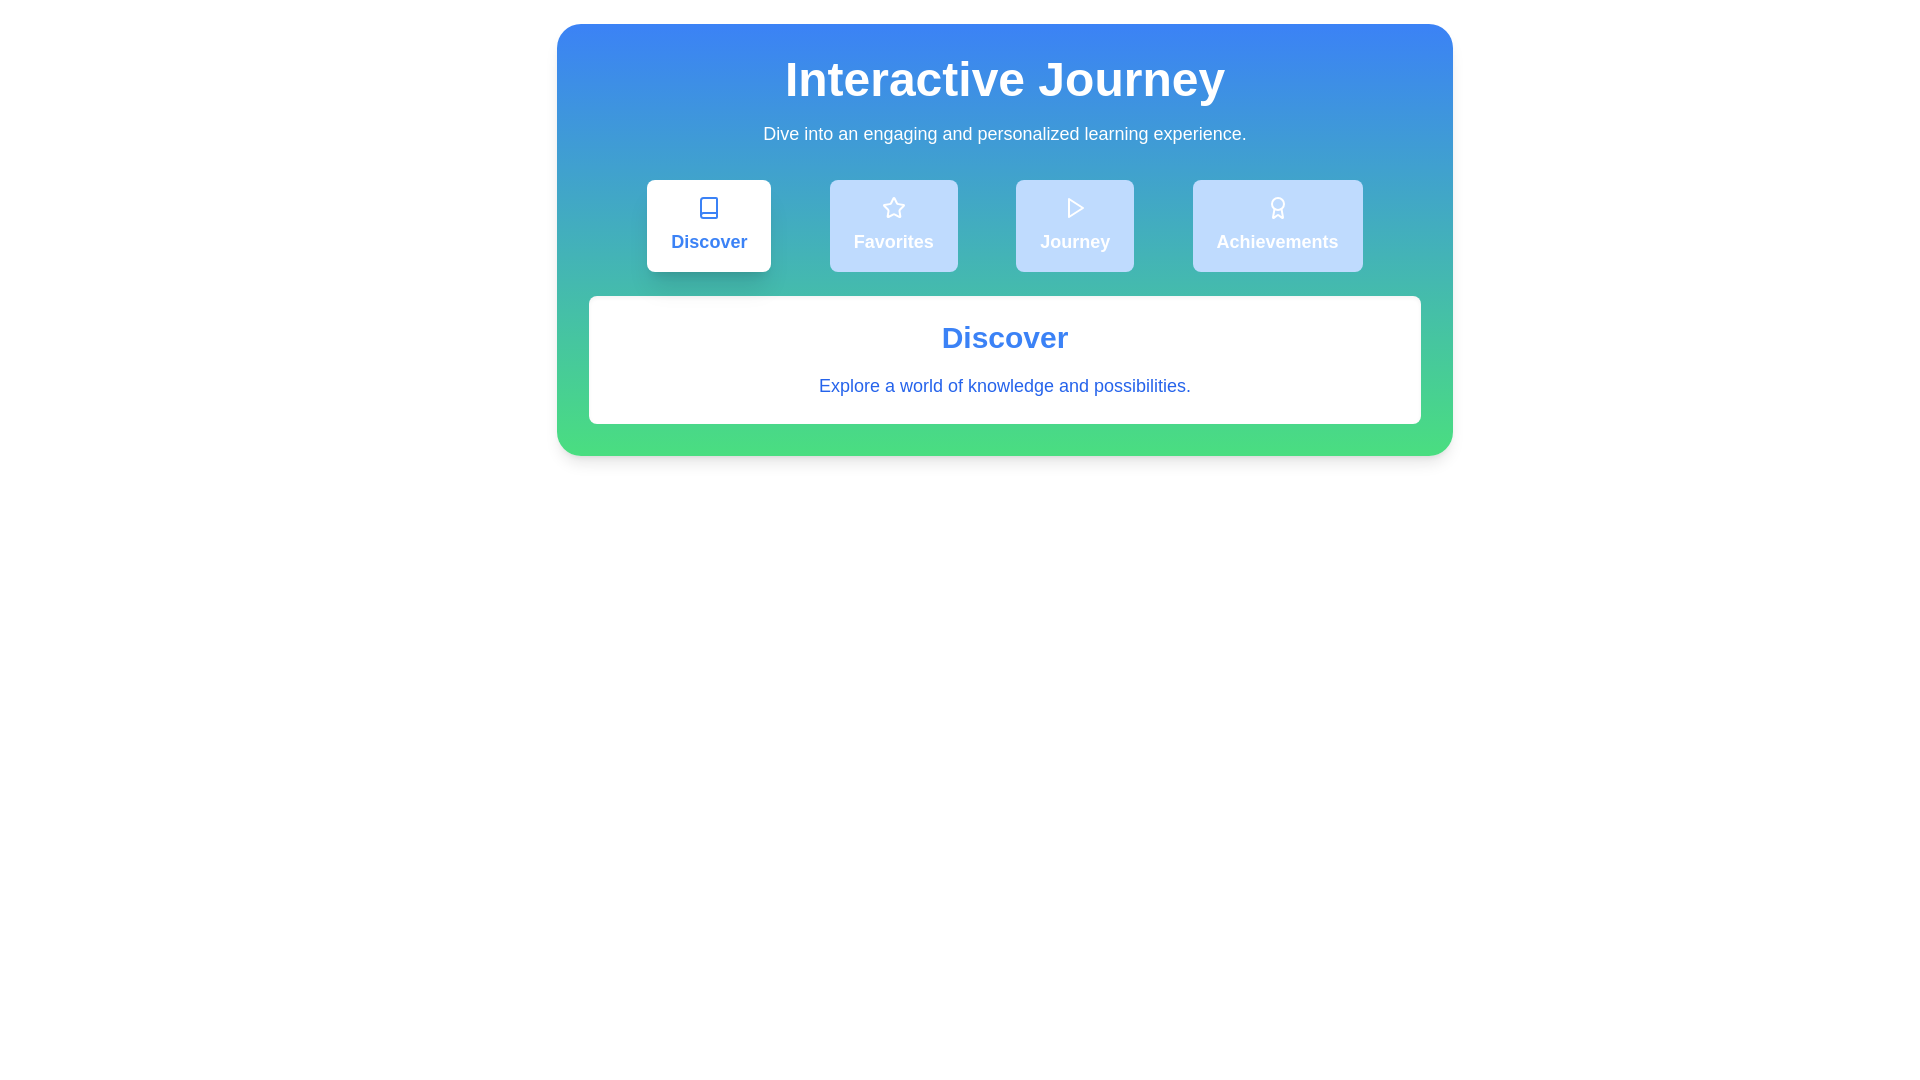 The width and height of the screenshot is (1920, 1080). I want to click on the tab corresponding to Discover, so click(709, 225).